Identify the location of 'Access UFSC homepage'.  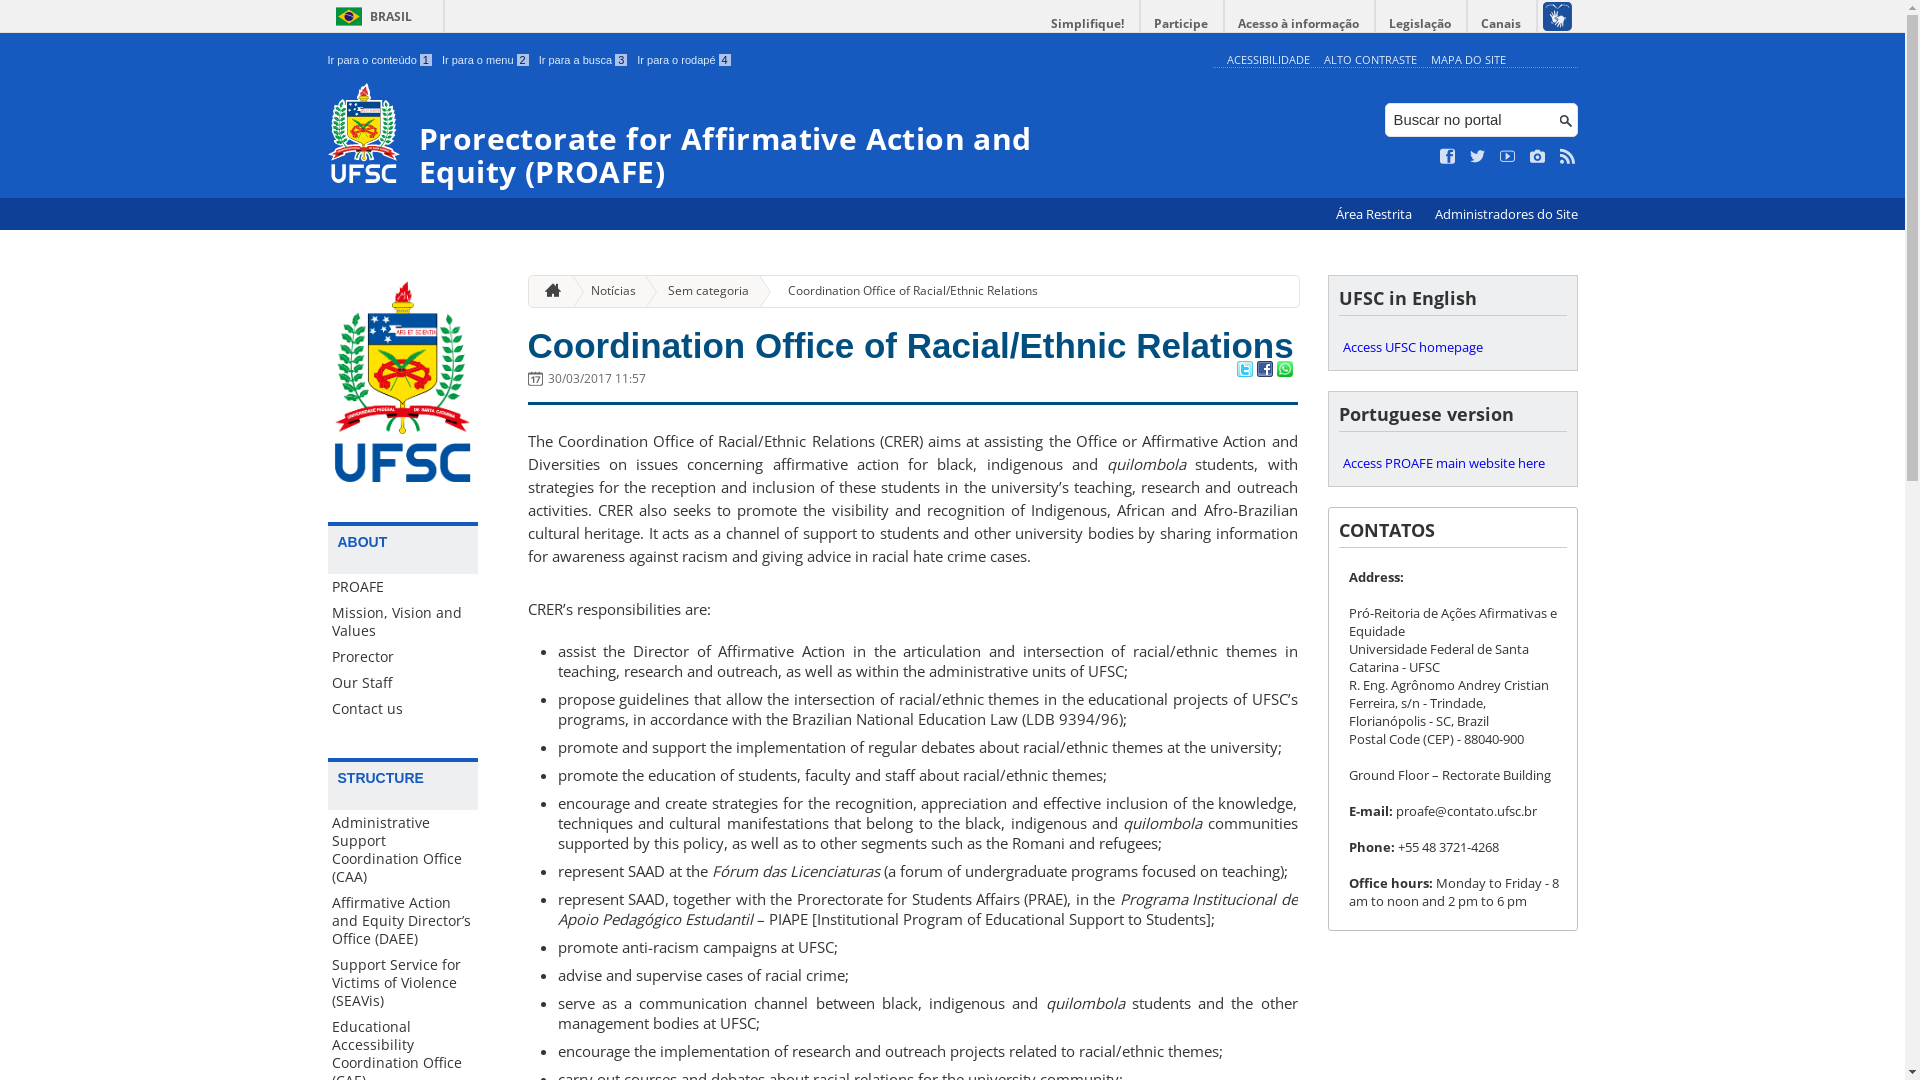
(1338, 346).